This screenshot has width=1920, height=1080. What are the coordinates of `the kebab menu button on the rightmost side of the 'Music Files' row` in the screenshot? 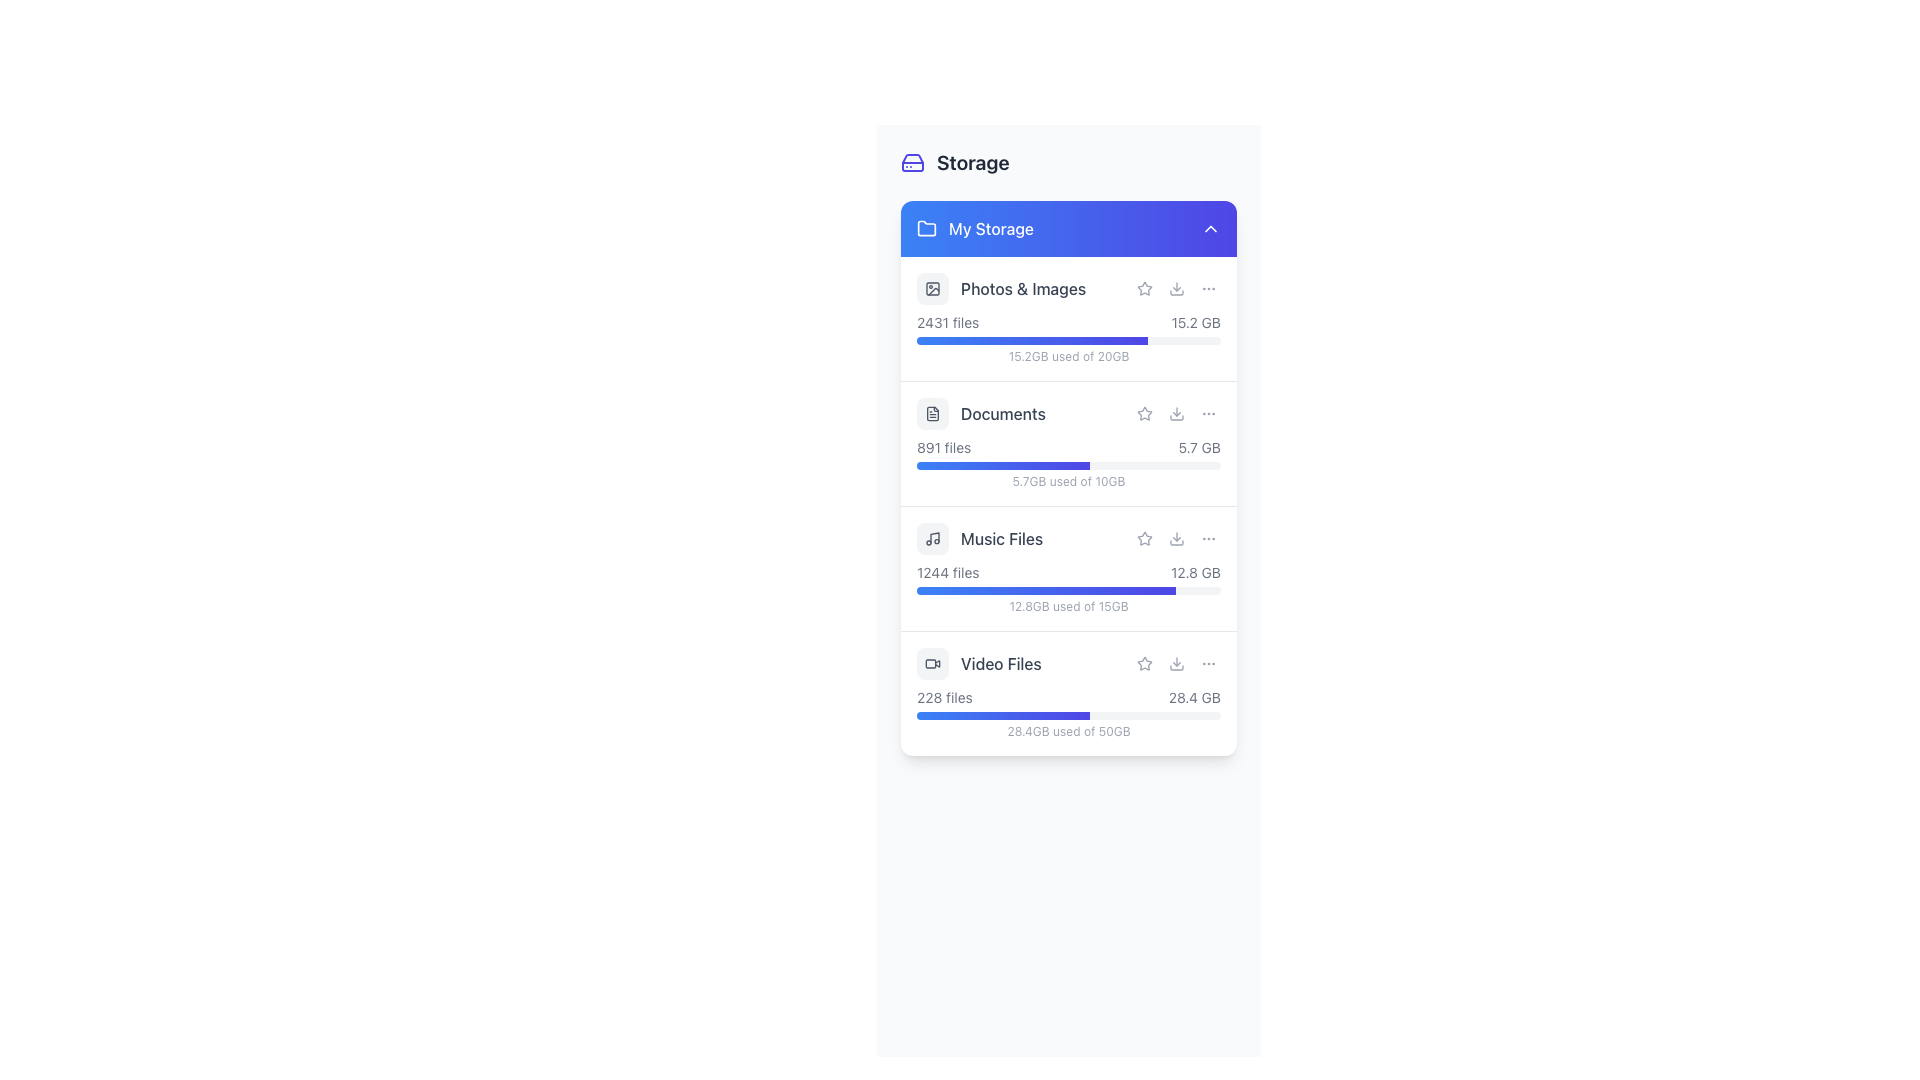 It's located at (1208, 538).